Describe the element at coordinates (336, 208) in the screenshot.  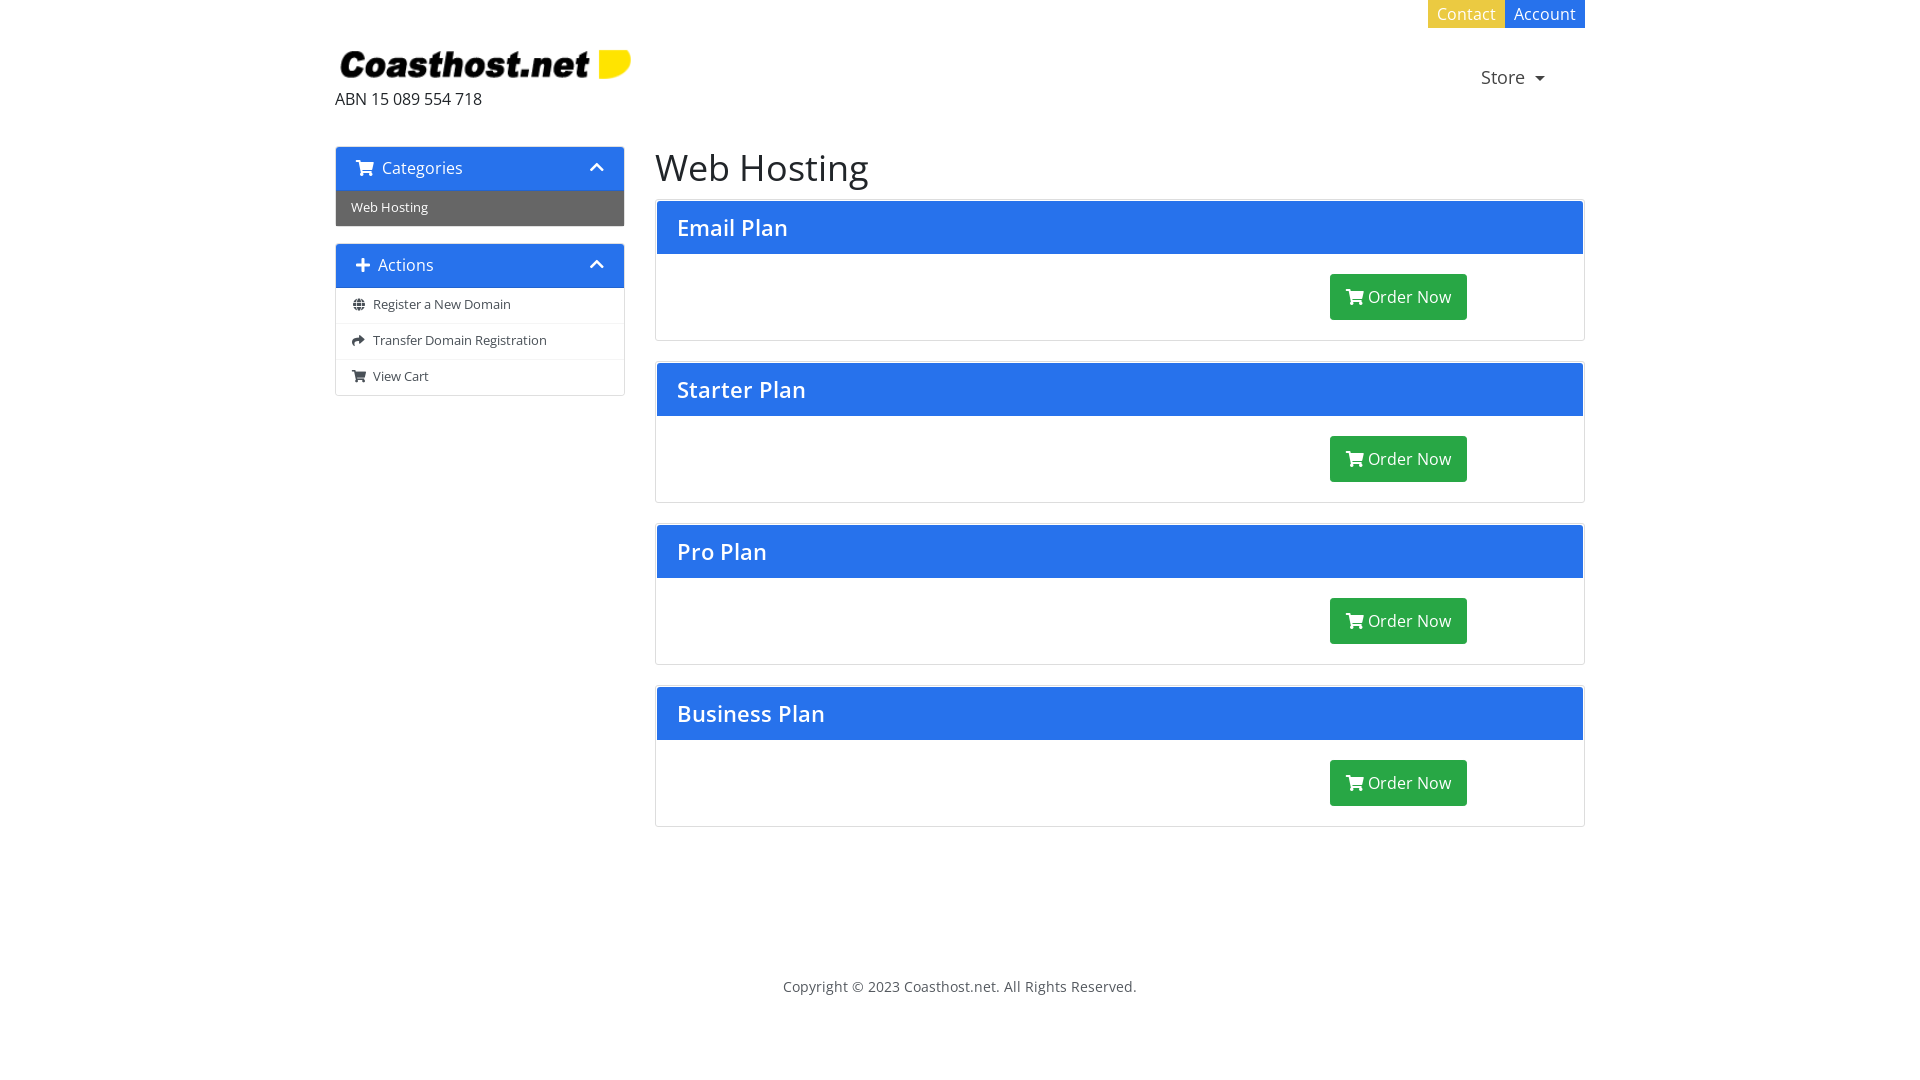
I see `'Web Hosting'` at that location.